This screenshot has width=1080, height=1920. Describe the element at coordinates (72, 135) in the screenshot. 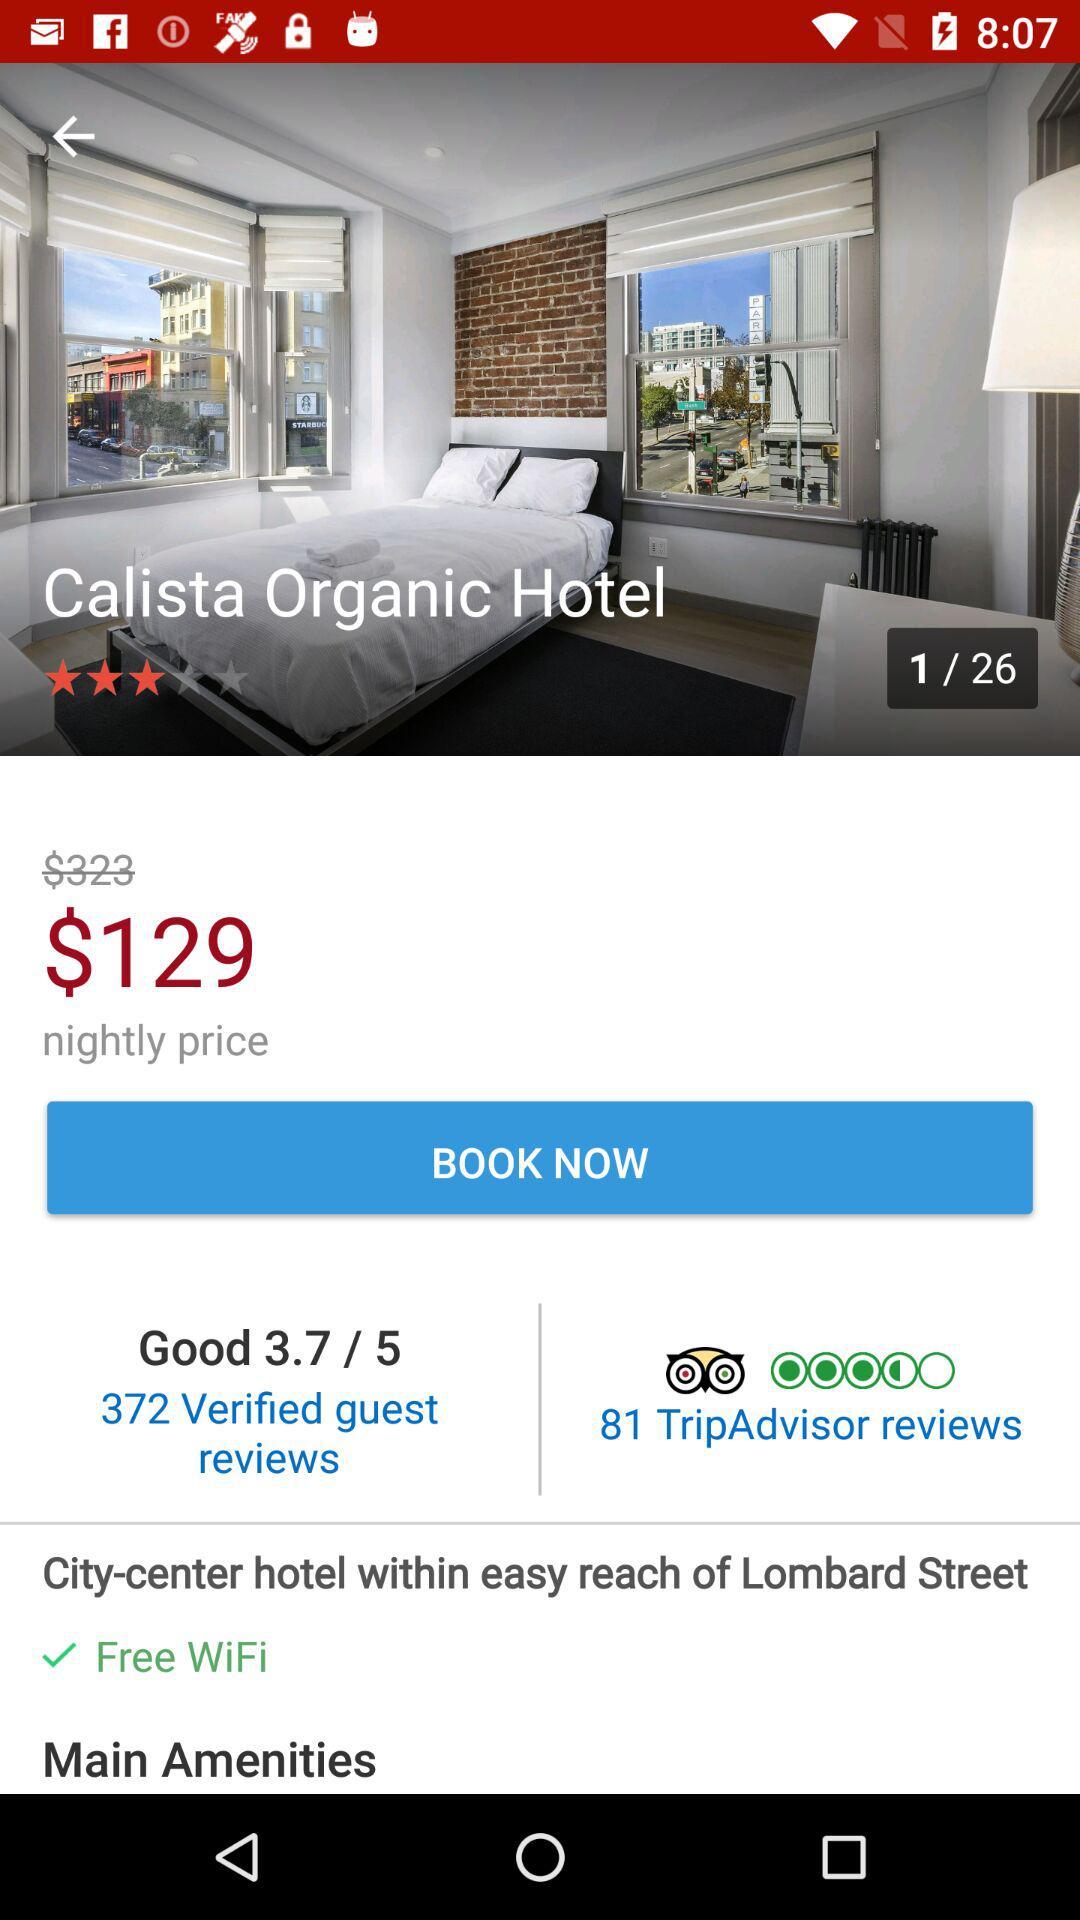

I see `icon above the calista organic hotel item` at that location.